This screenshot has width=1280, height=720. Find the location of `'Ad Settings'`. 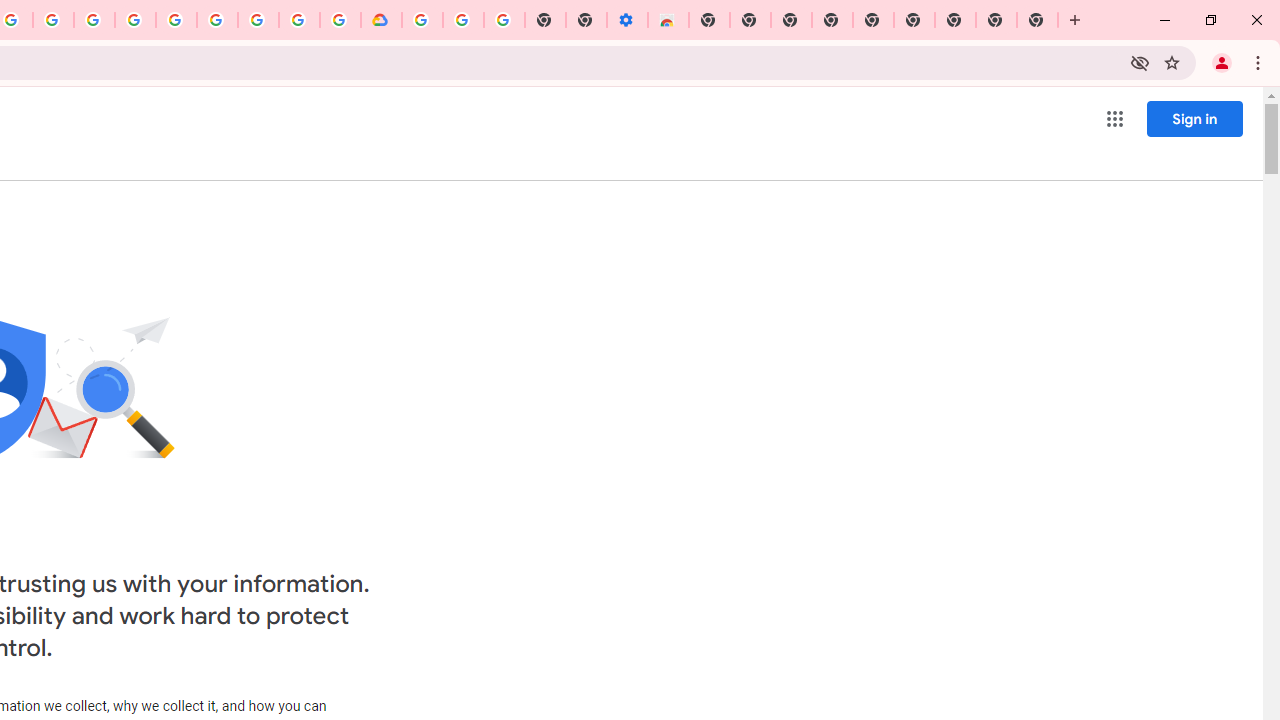

'Ad Settings' is located at coordinates (134, 20).